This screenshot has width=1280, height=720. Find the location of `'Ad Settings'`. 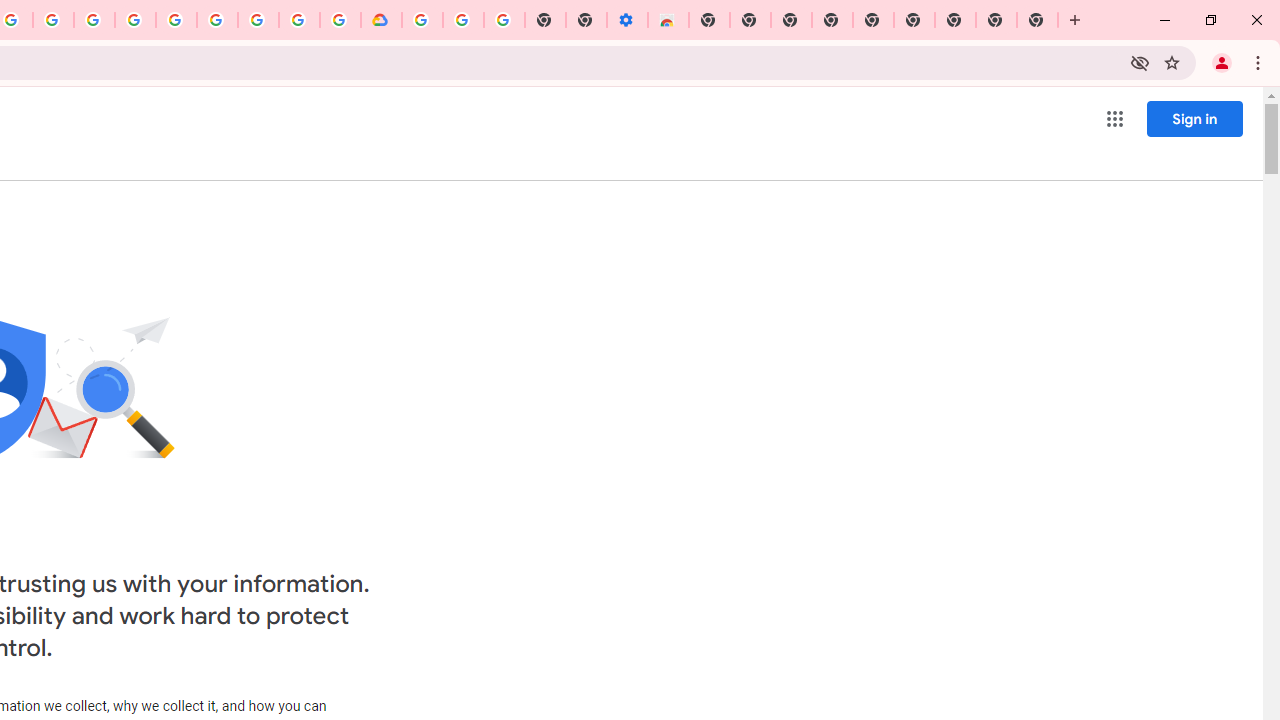

'Ad Settings' is located at coordinates (134, 20).